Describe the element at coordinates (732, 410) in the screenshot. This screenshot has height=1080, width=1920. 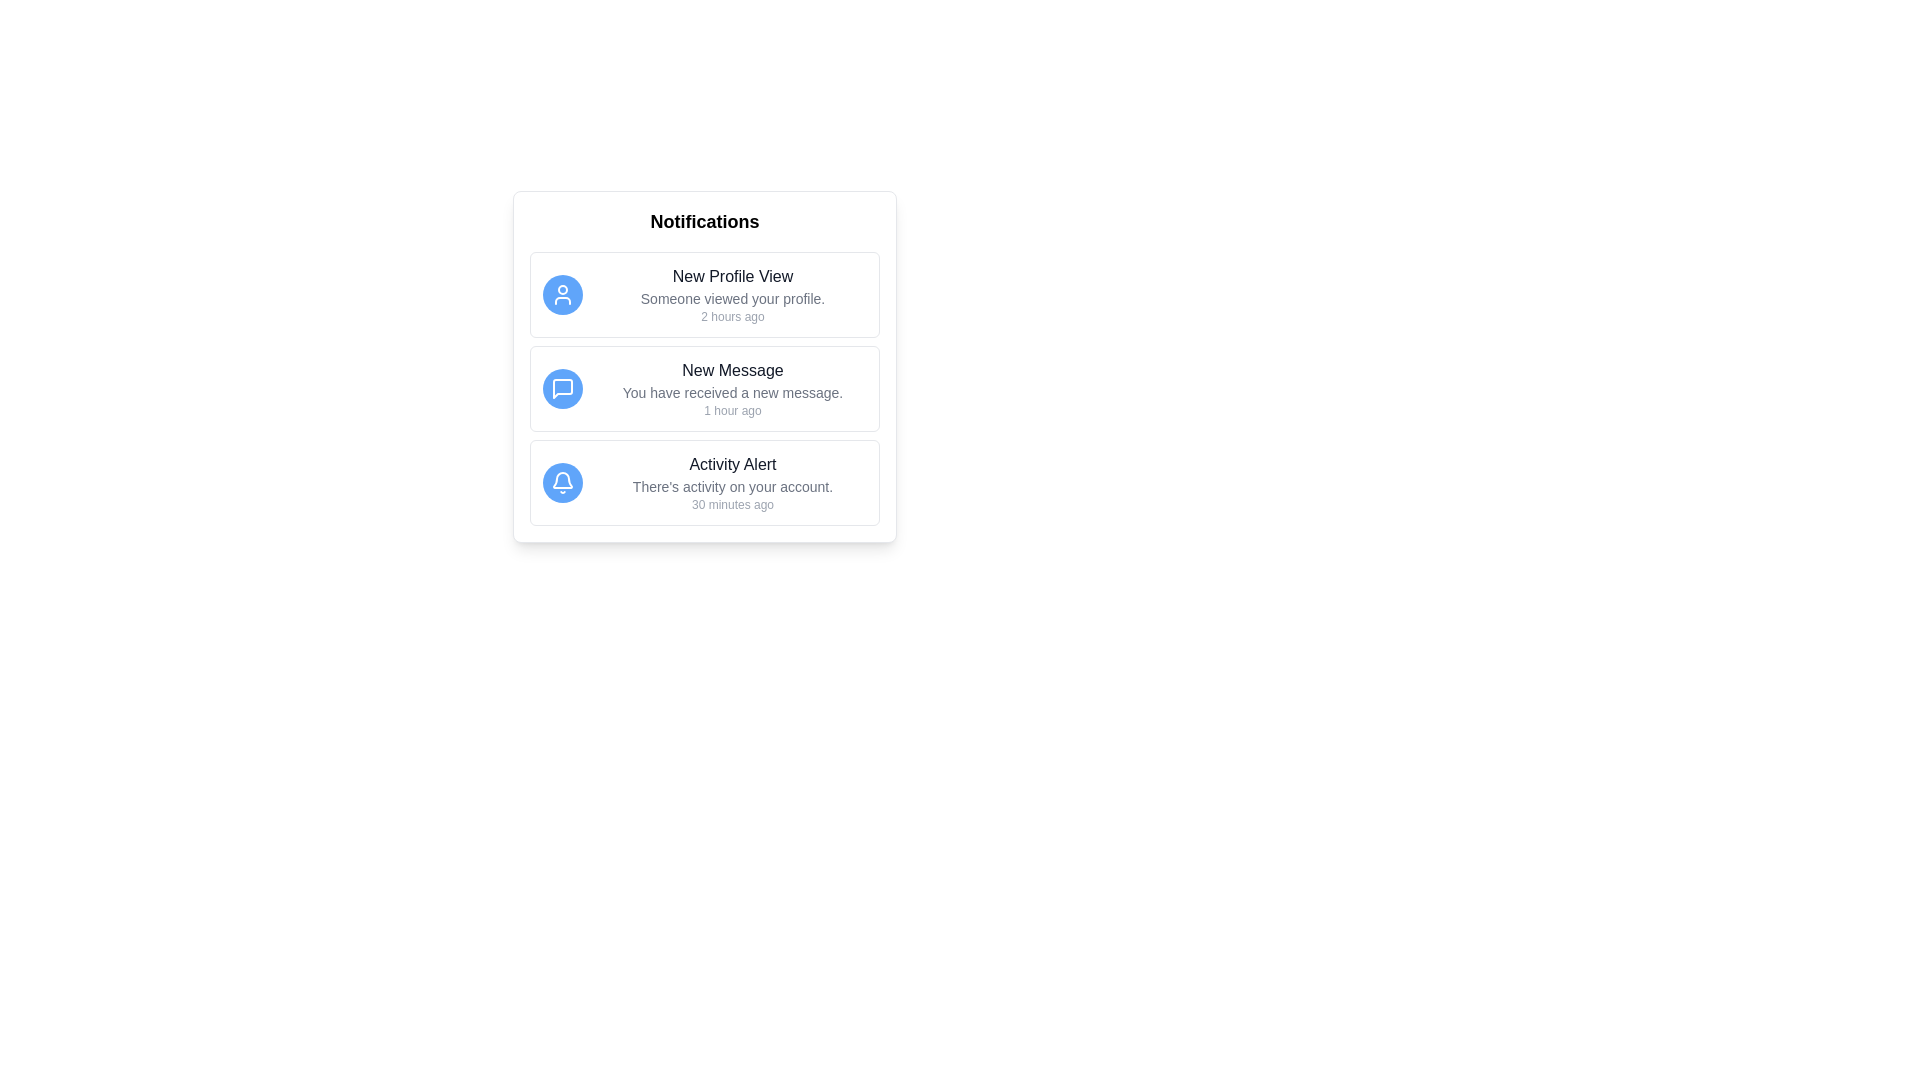
I see `the timestamp text label that indicates when the related notification event occurred, positioned below the descriptive message 'You have received a new message.' in the 'New Message' notification box` at that location.